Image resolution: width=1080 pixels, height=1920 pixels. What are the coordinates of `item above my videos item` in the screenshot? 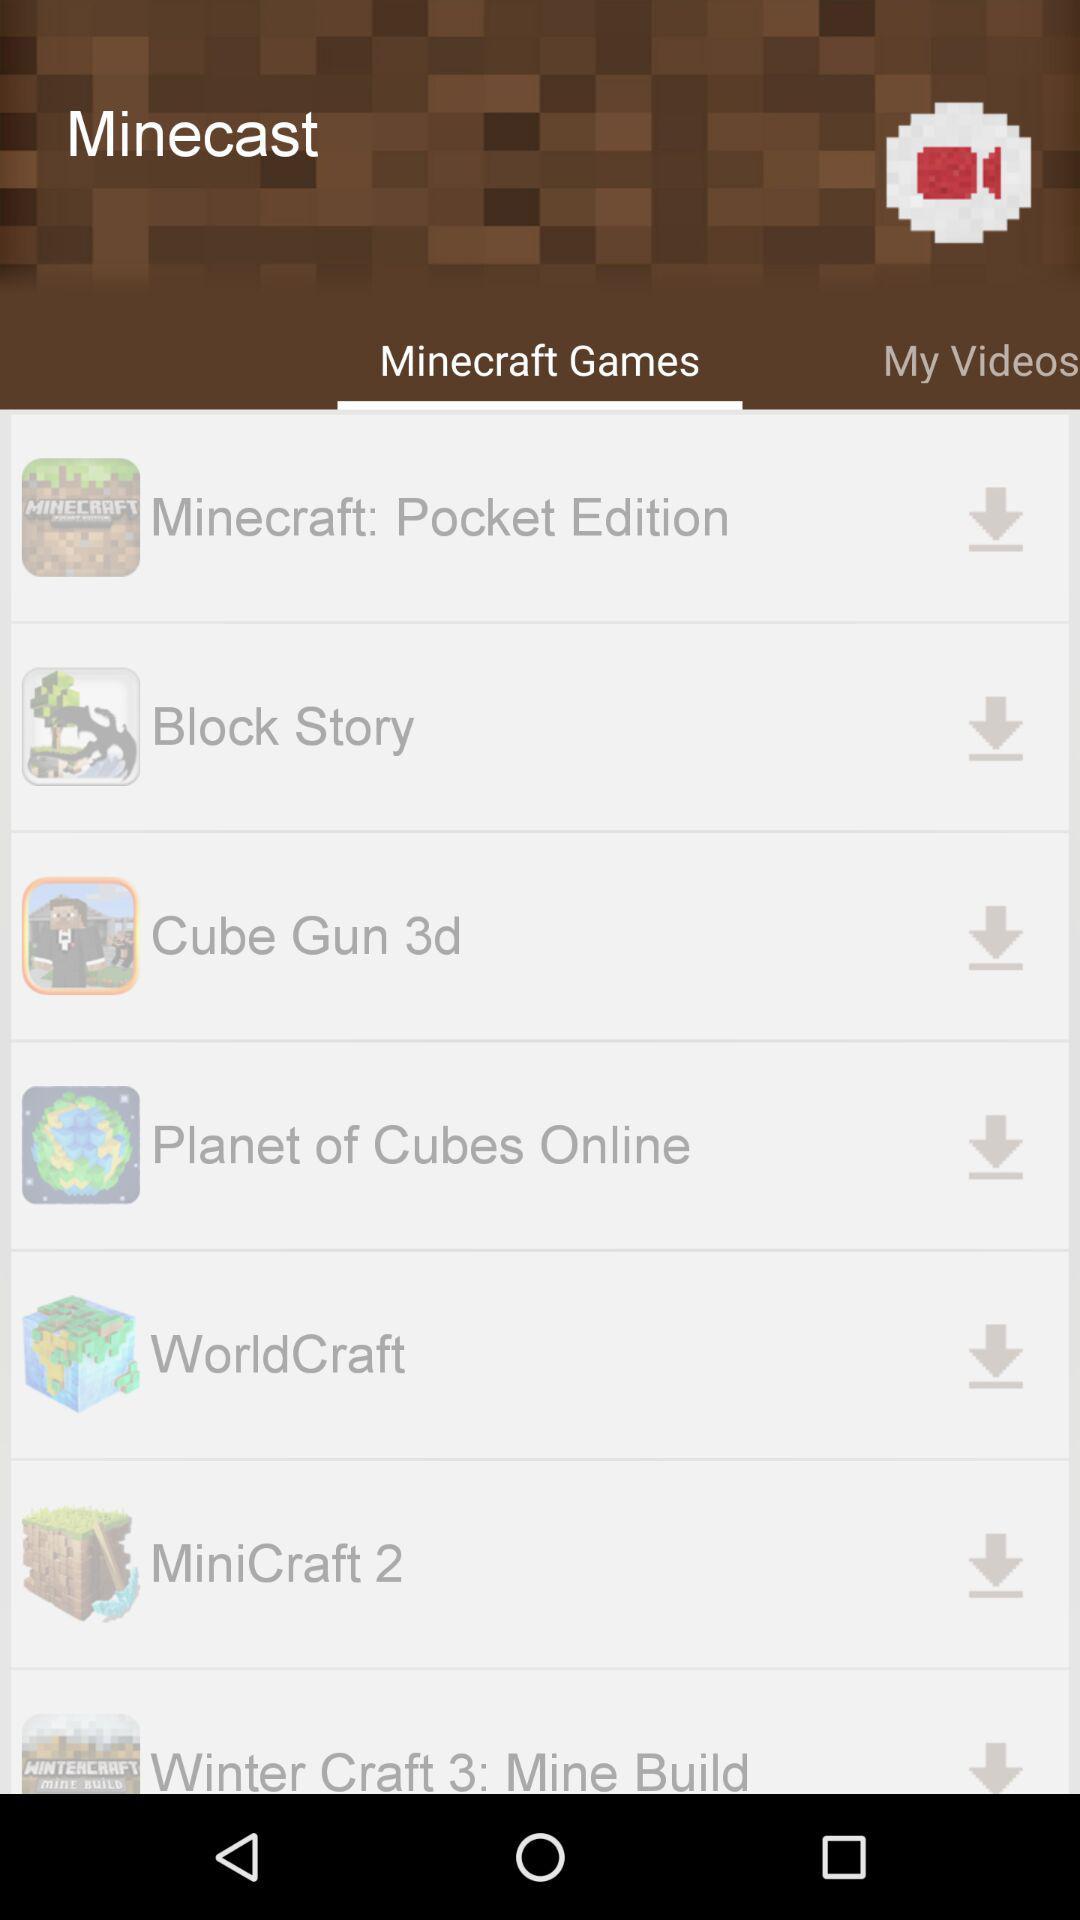 It's located at (957, 172).